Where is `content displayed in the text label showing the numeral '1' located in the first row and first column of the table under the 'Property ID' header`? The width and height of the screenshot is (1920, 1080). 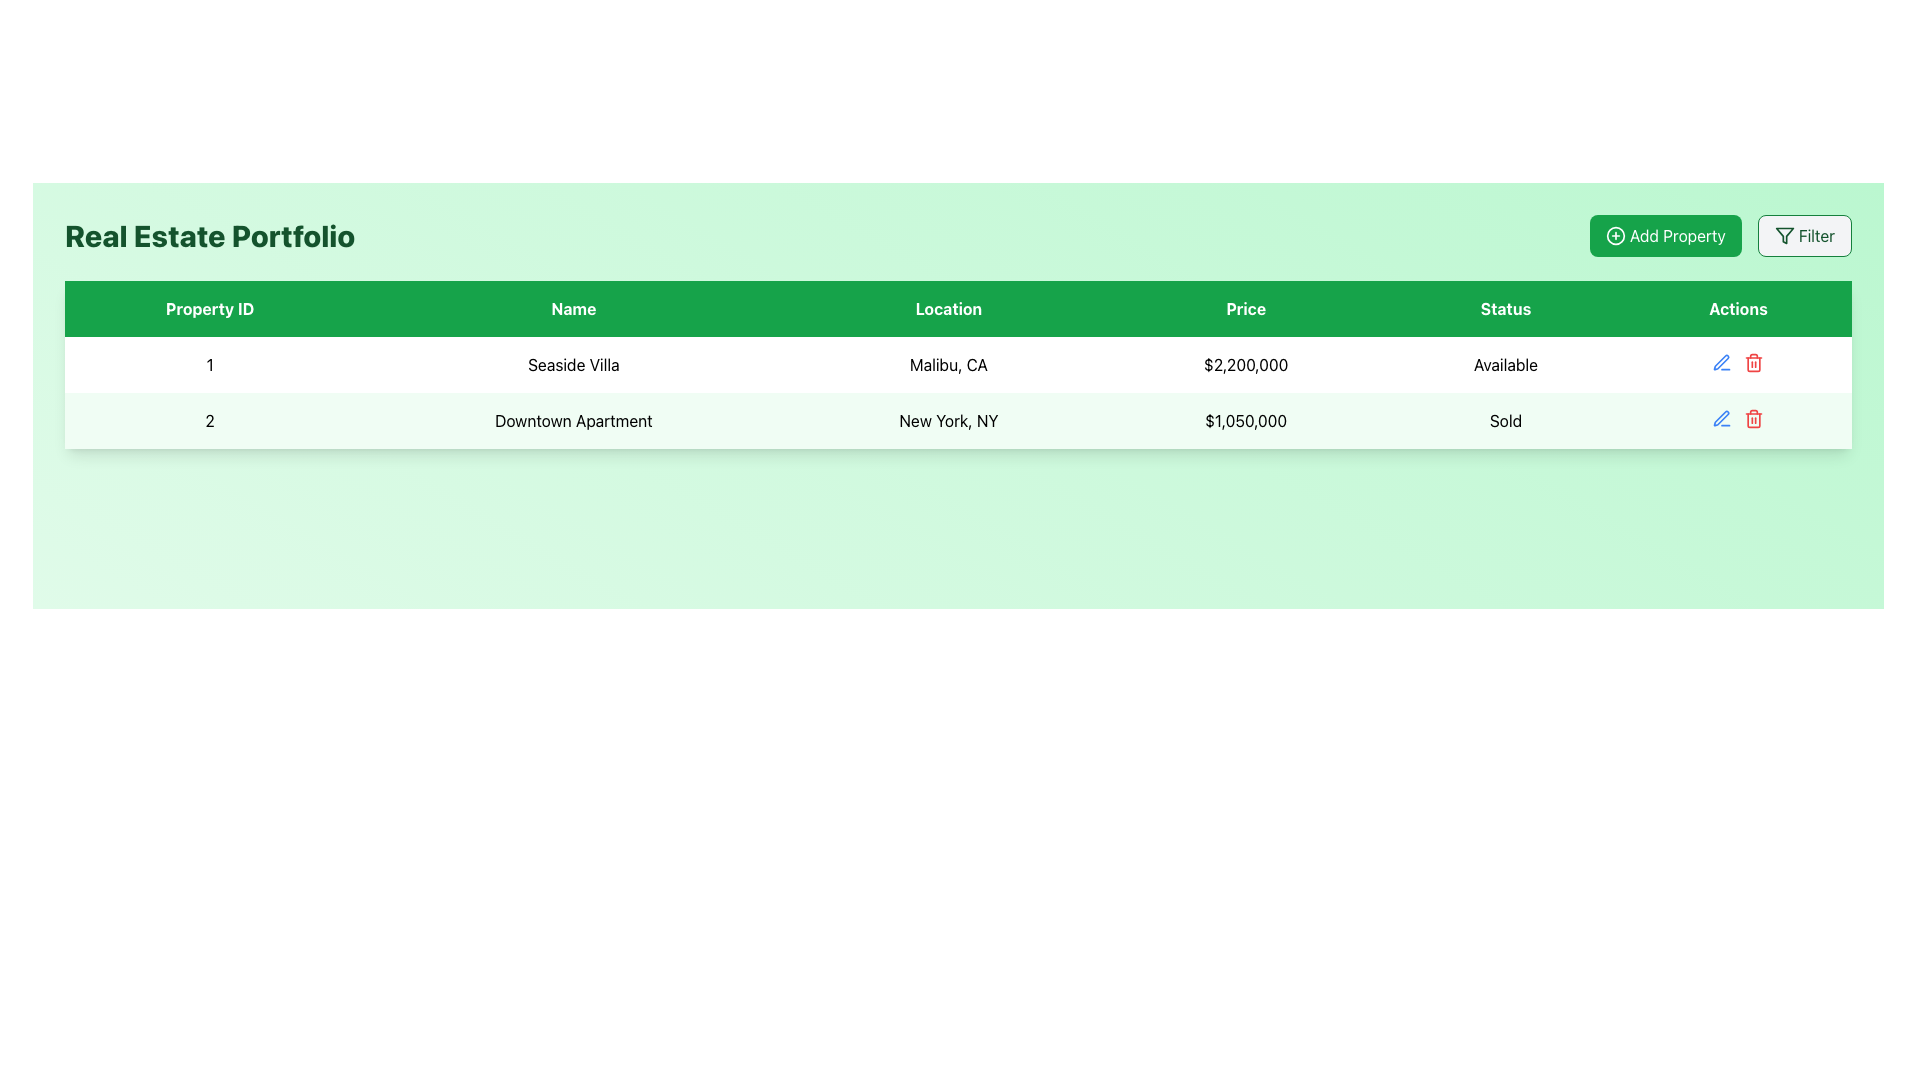
content displayed in the text label showing the numeral '1' located in the first row and first column of the table under the 'Property ID' header is located at coordinates (210, 365).